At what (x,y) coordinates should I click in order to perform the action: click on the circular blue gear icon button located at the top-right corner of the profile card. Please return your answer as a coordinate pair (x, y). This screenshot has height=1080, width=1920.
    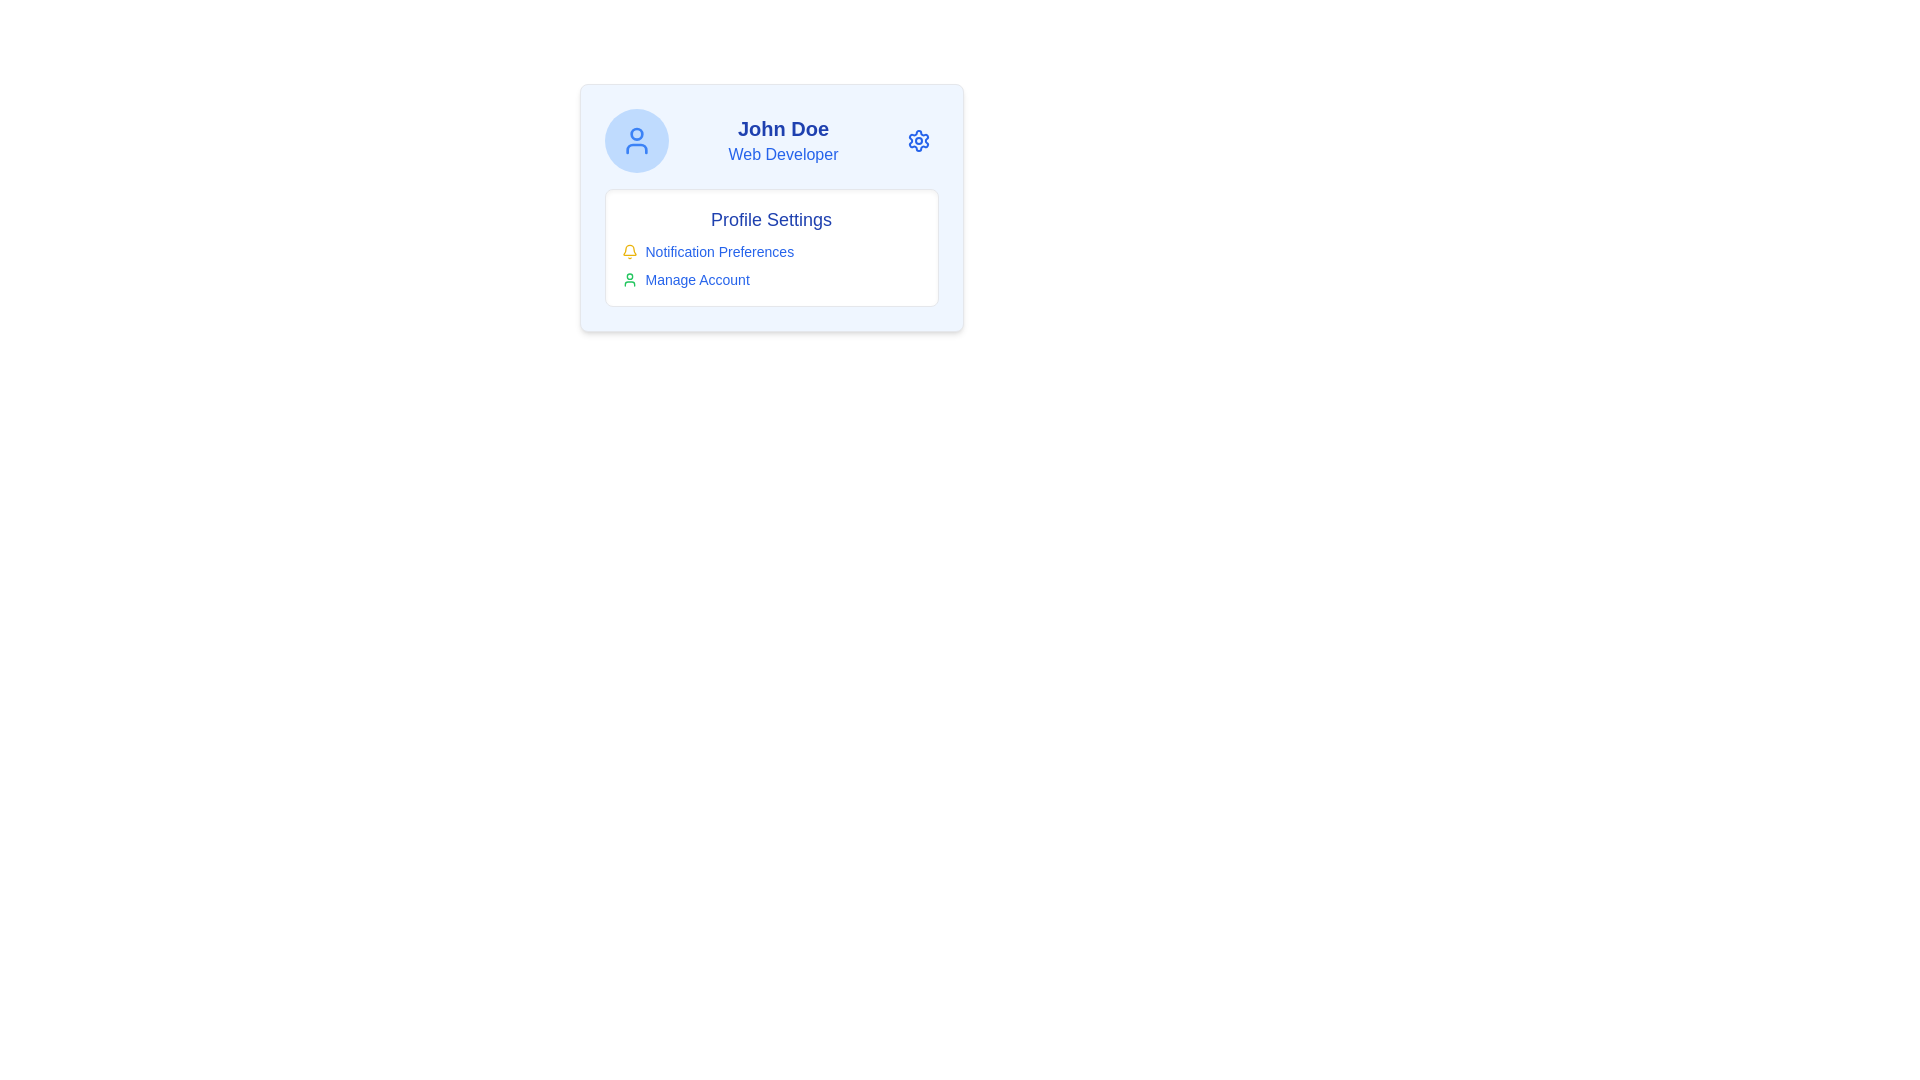
    Looking at the image, I should click on (917, 140).